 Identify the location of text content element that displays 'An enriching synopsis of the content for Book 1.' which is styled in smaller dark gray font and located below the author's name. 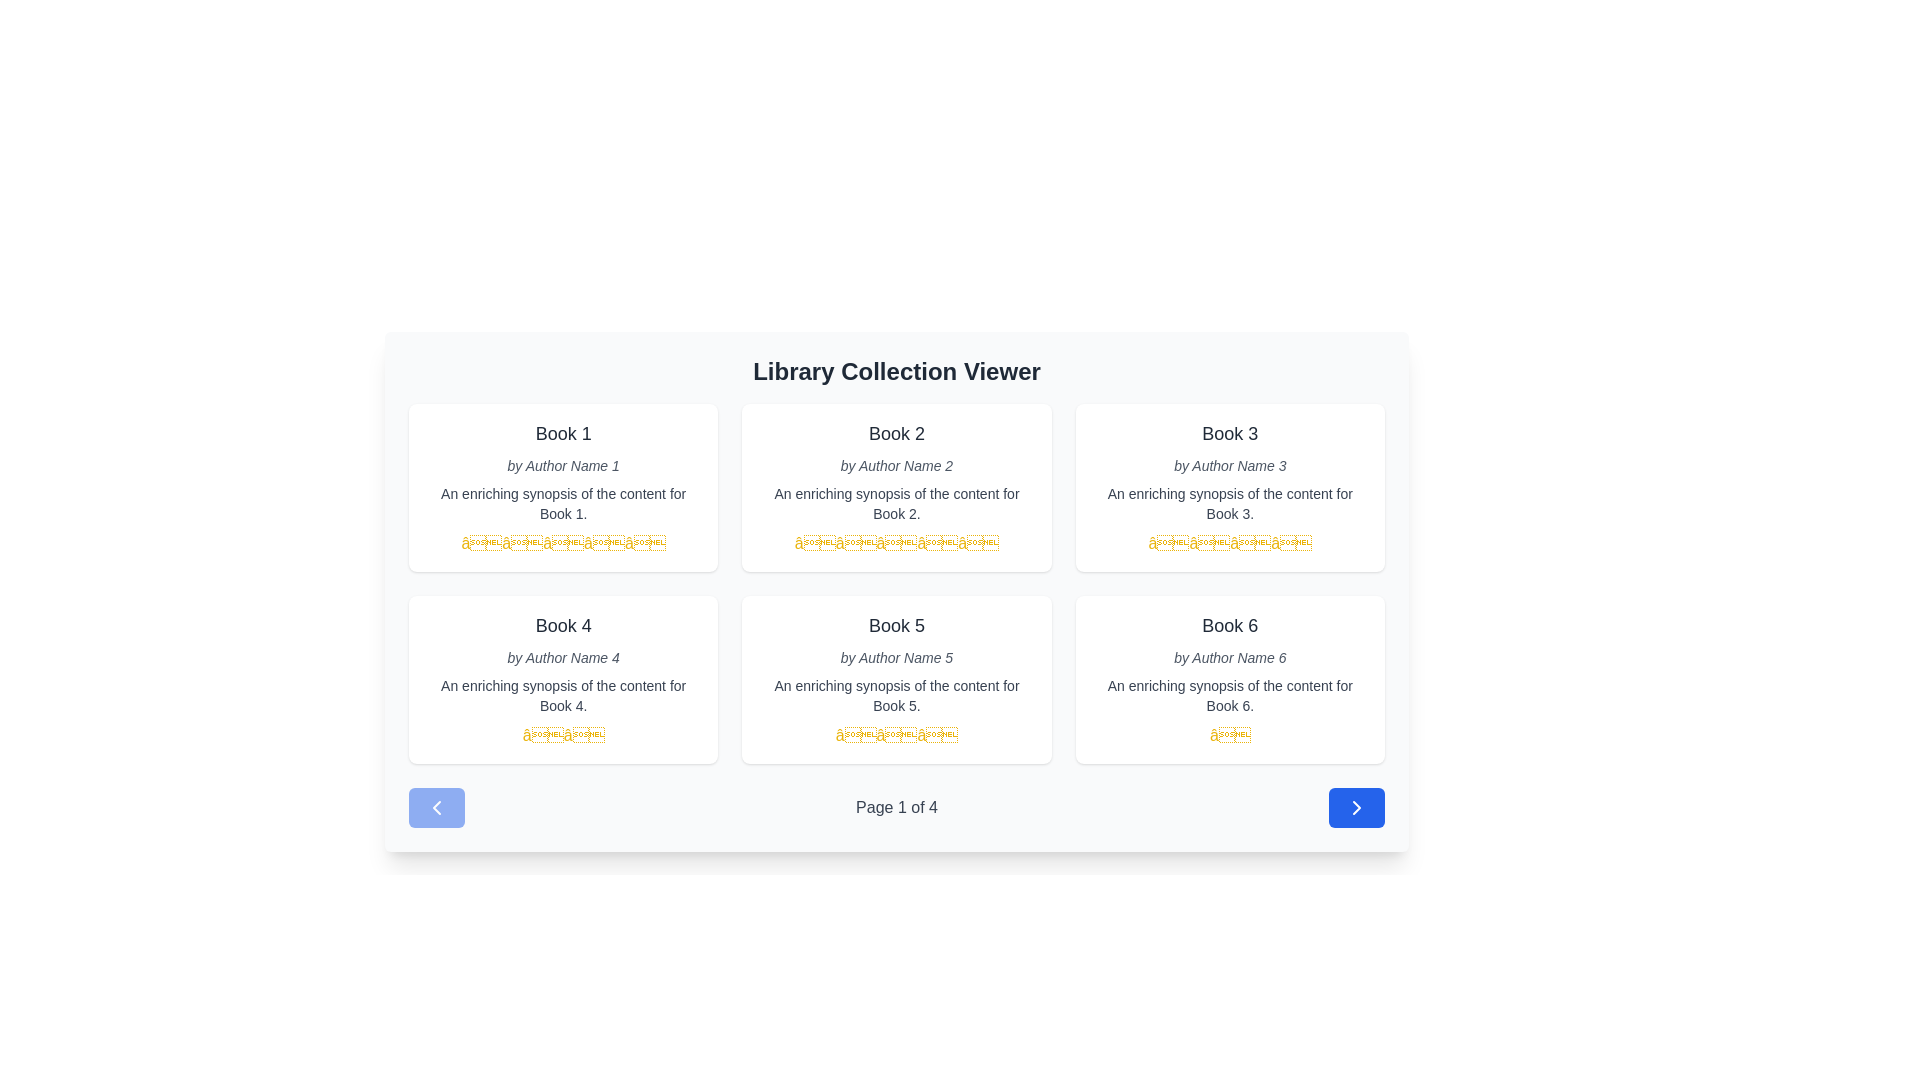
(562, 503).